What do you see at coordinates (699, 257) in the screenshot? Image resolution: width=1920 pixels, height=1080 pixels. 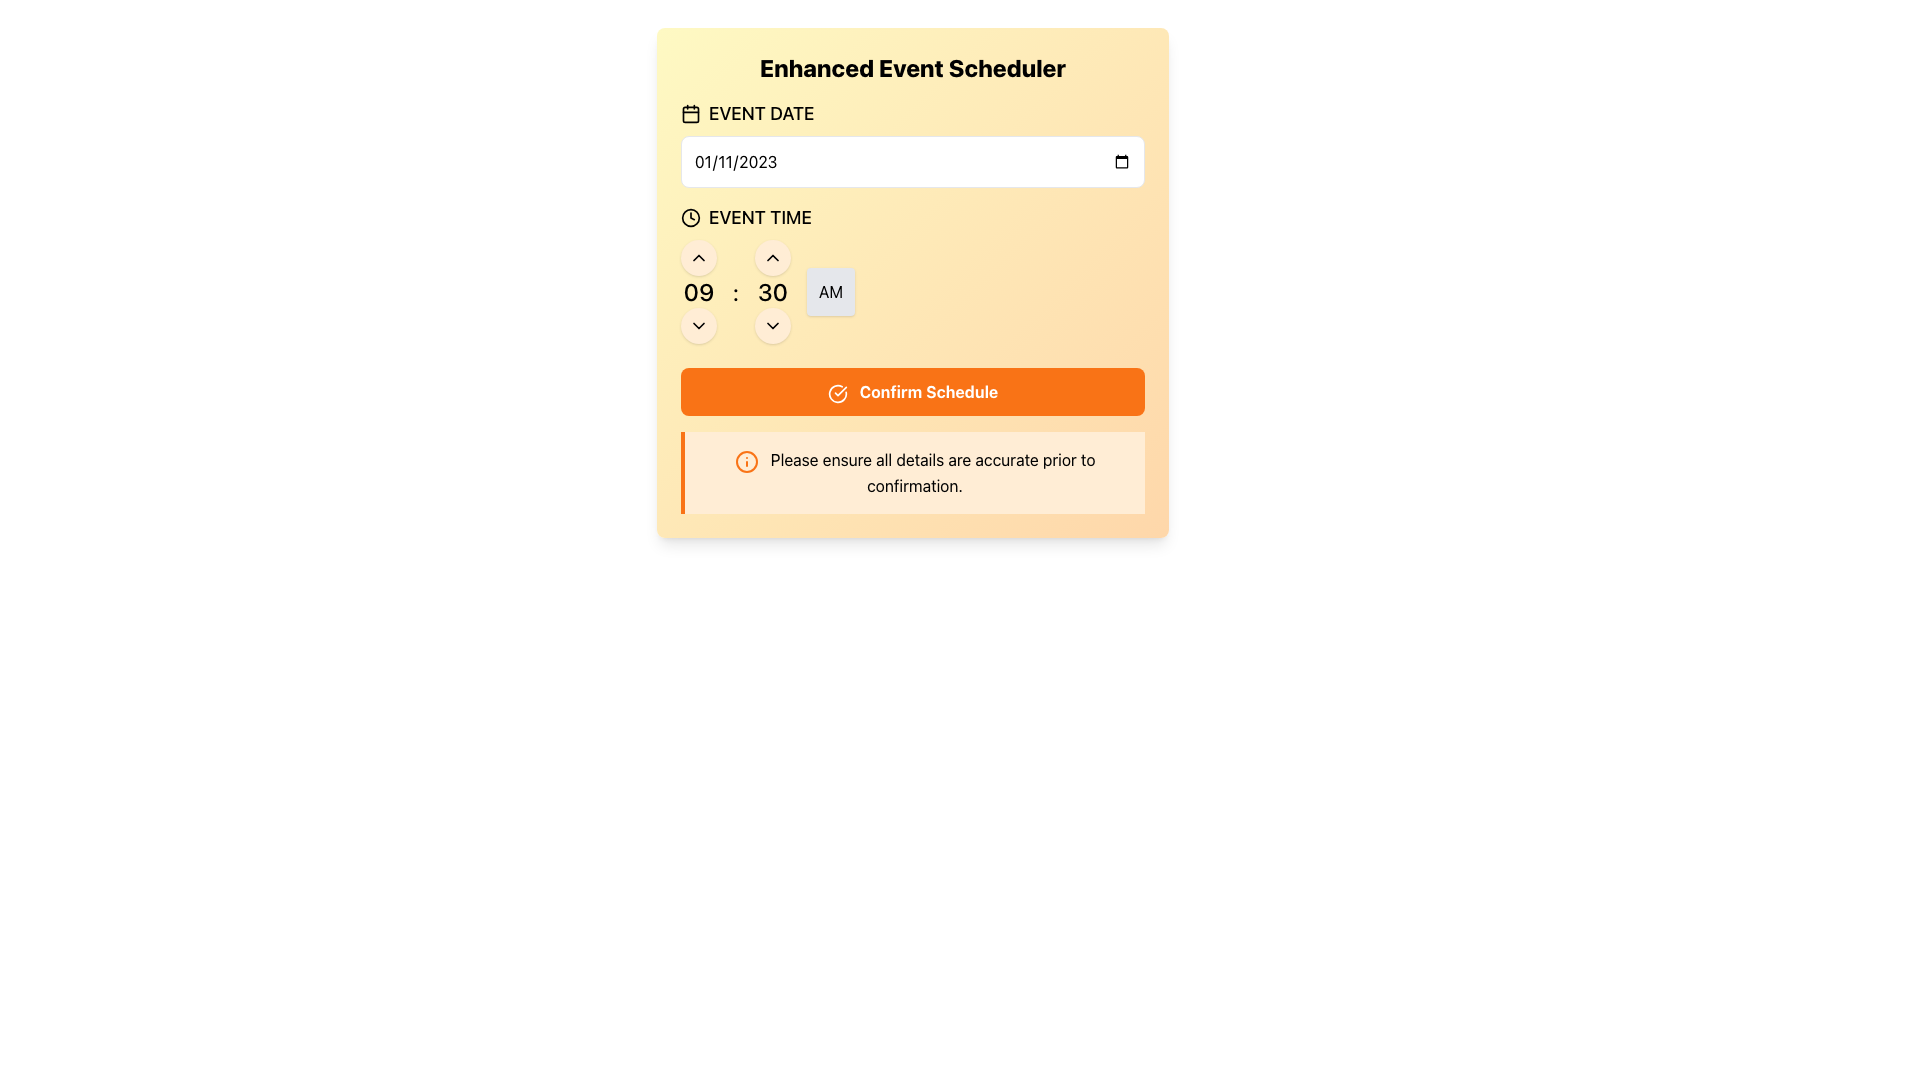 I see `the icon button located above the '09' time input field in the event scheduler interface to increment the hour value` at bounding box center [699, 257].